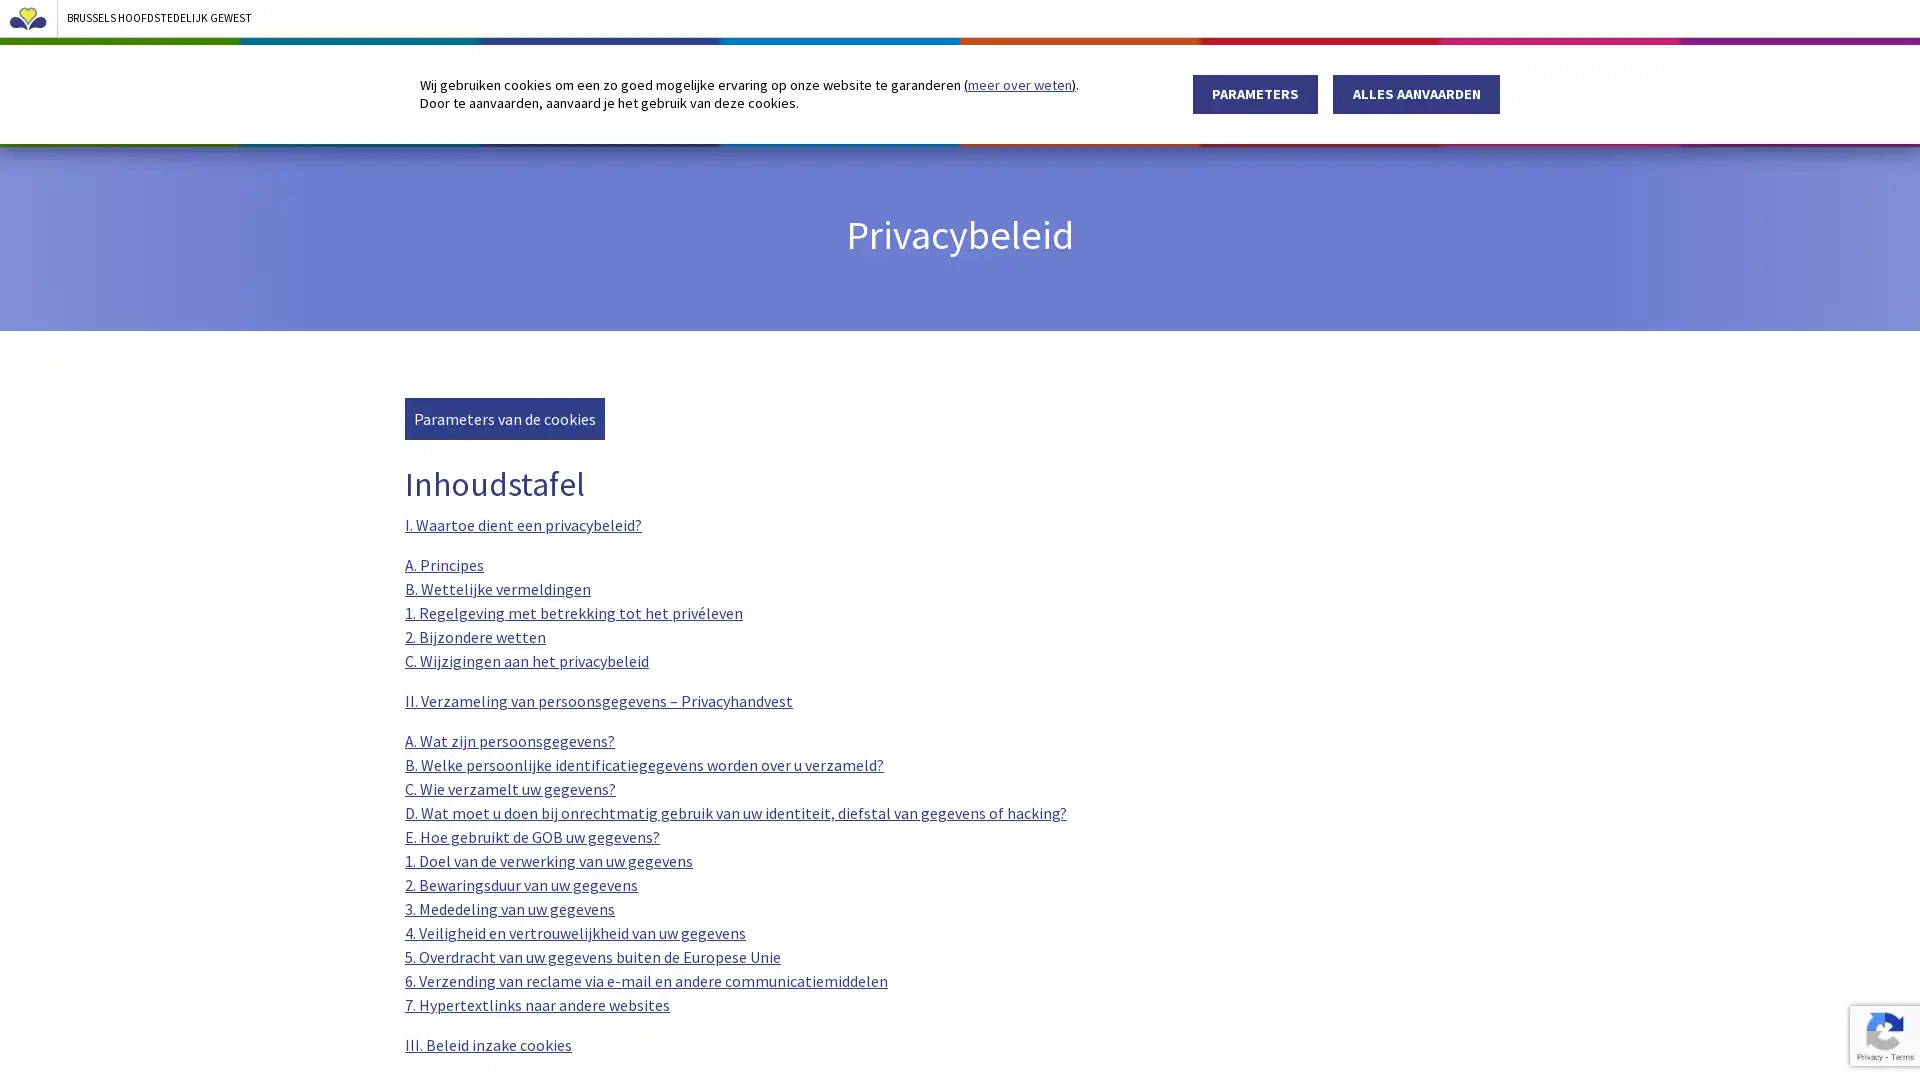 The image size is (1920, 1080). I want to click on zoeken, so click(1483, 61).